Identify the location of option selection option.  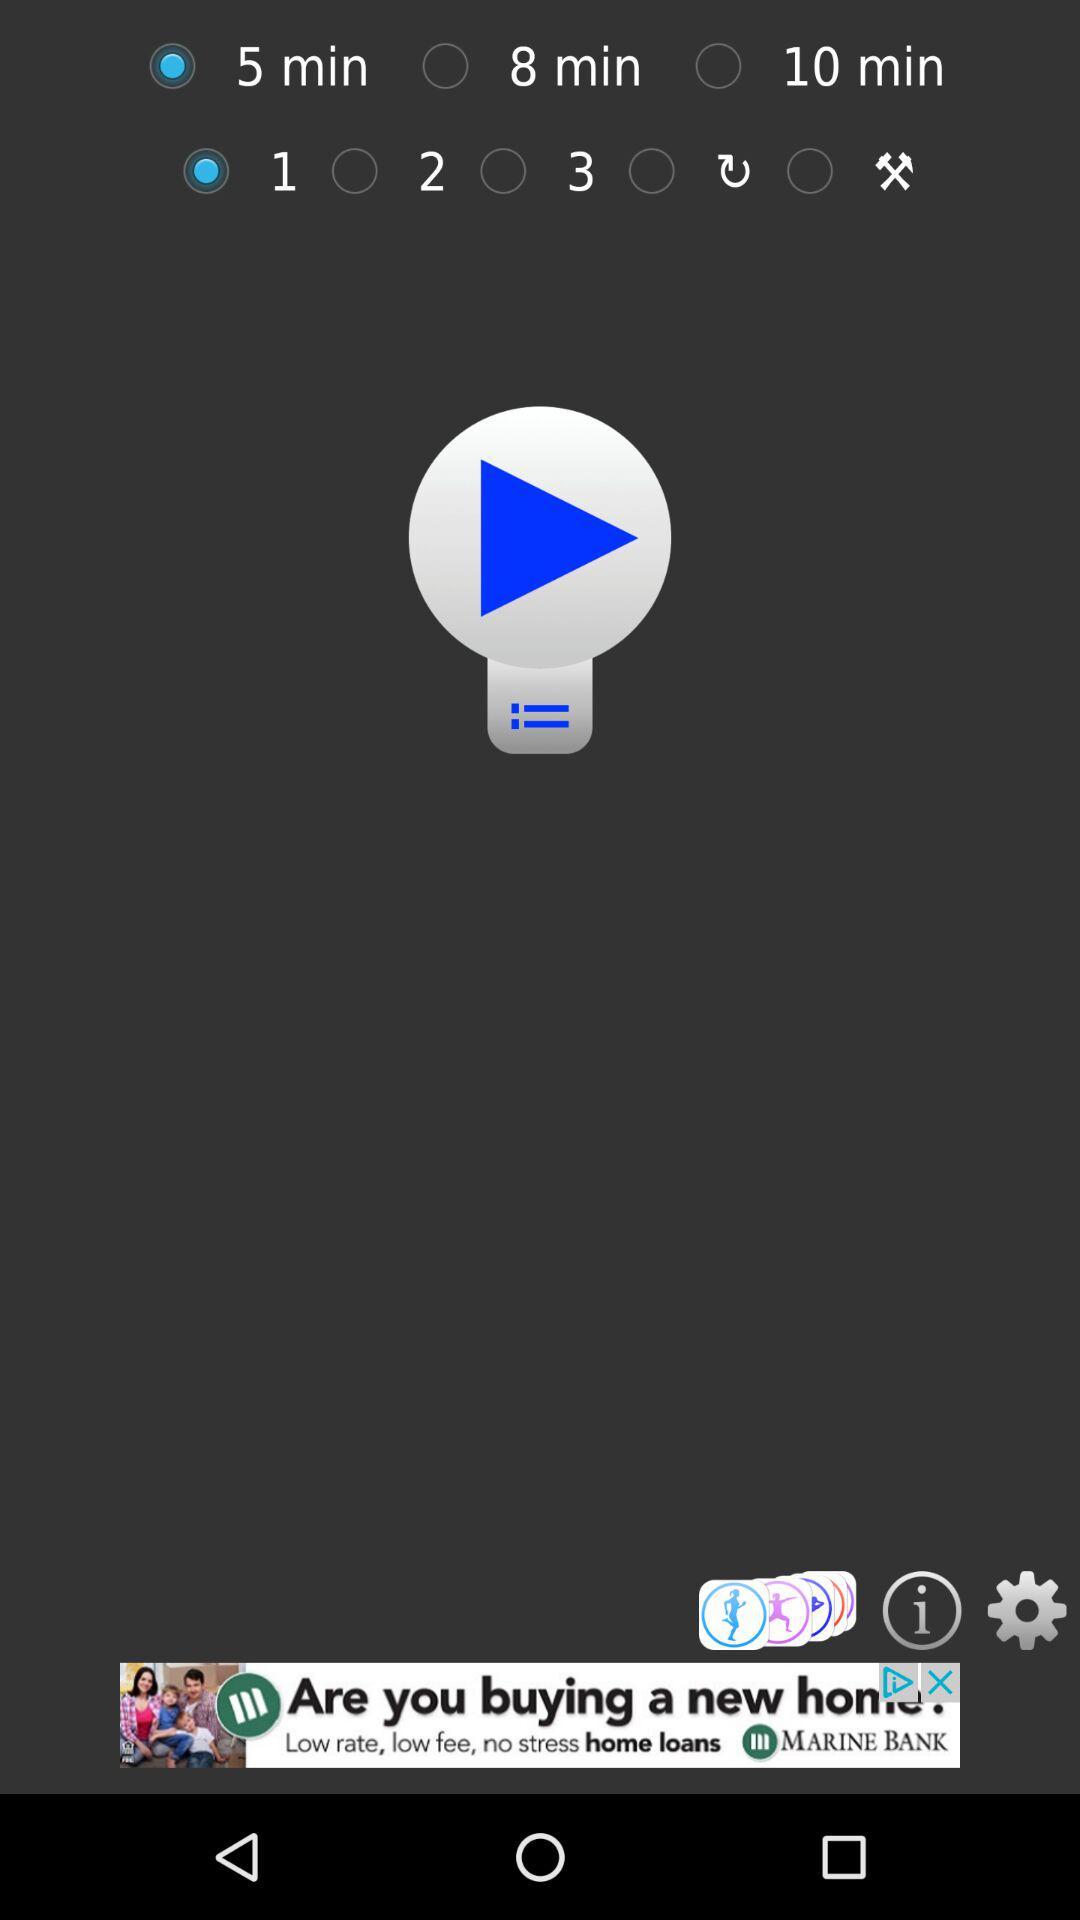
(216, 171).